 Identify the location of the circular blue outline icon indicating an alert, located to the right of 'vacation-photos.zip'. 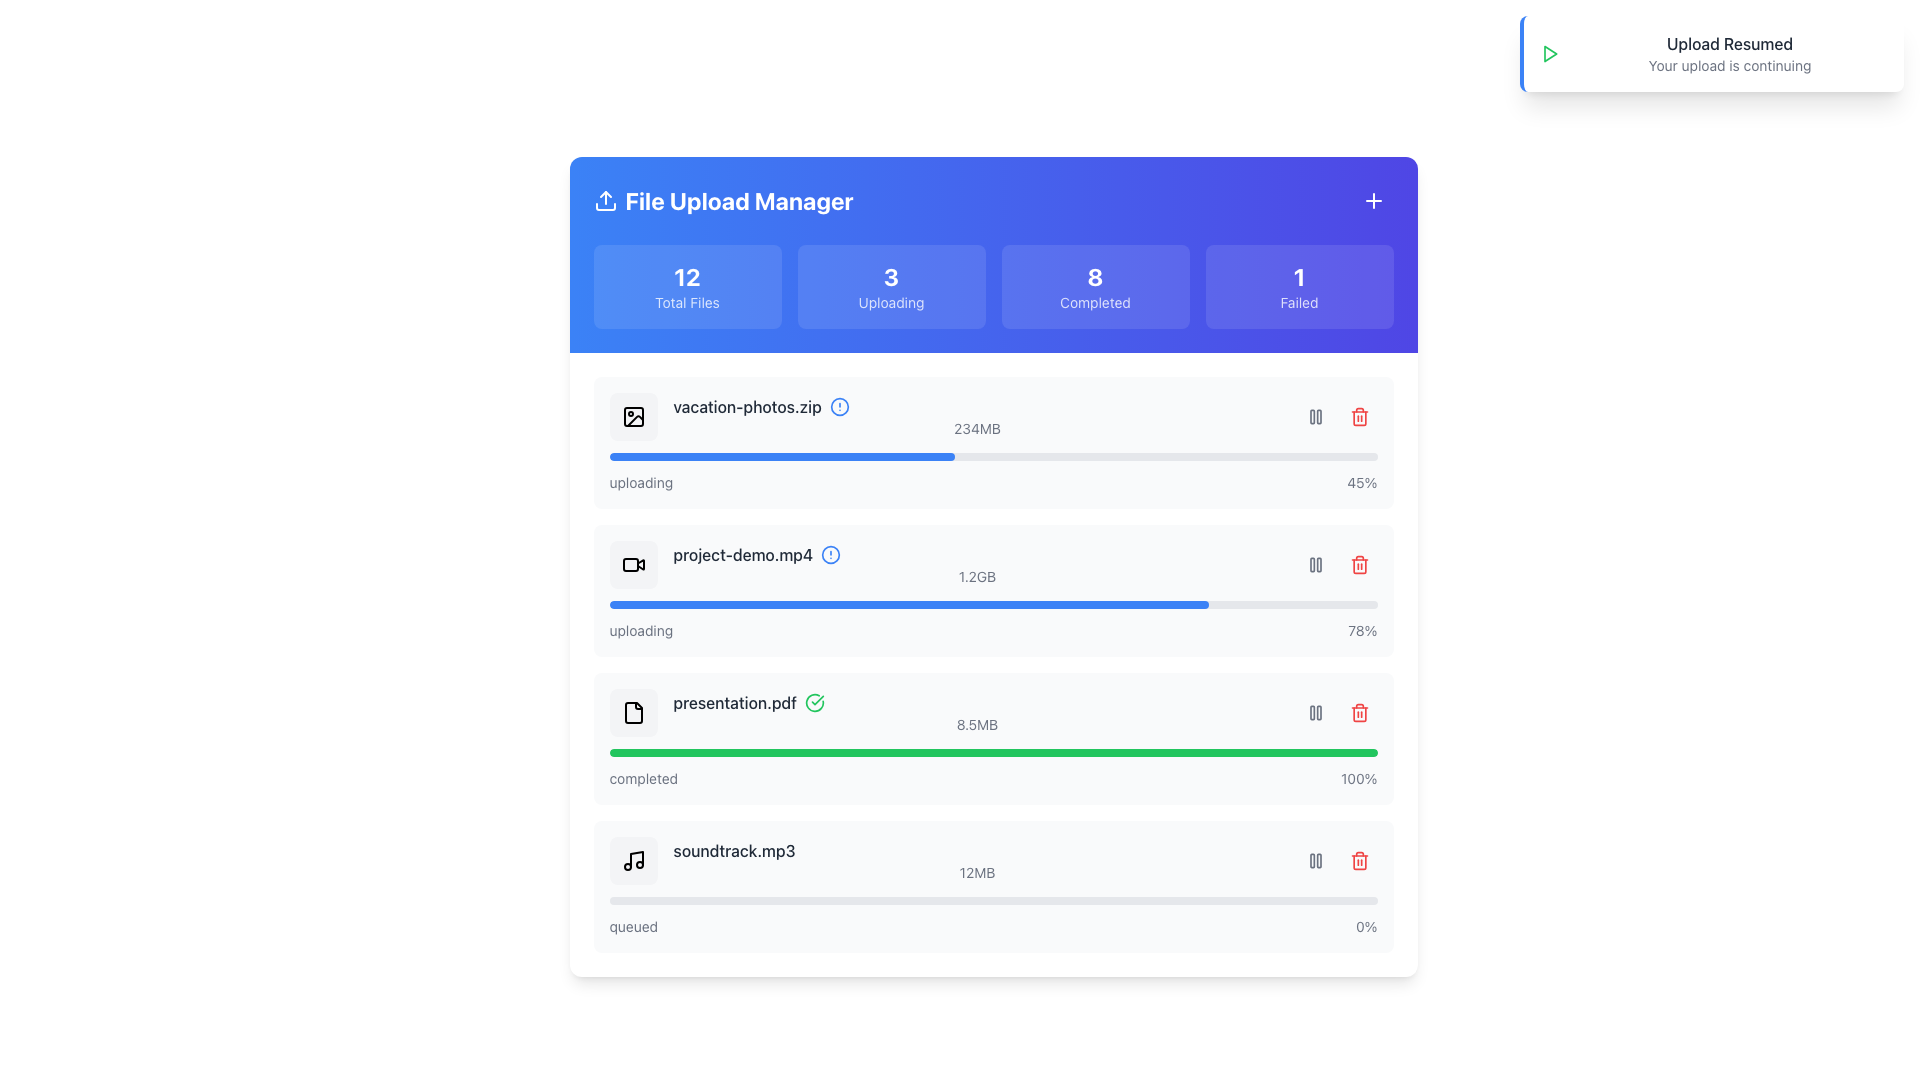
(839, 406).